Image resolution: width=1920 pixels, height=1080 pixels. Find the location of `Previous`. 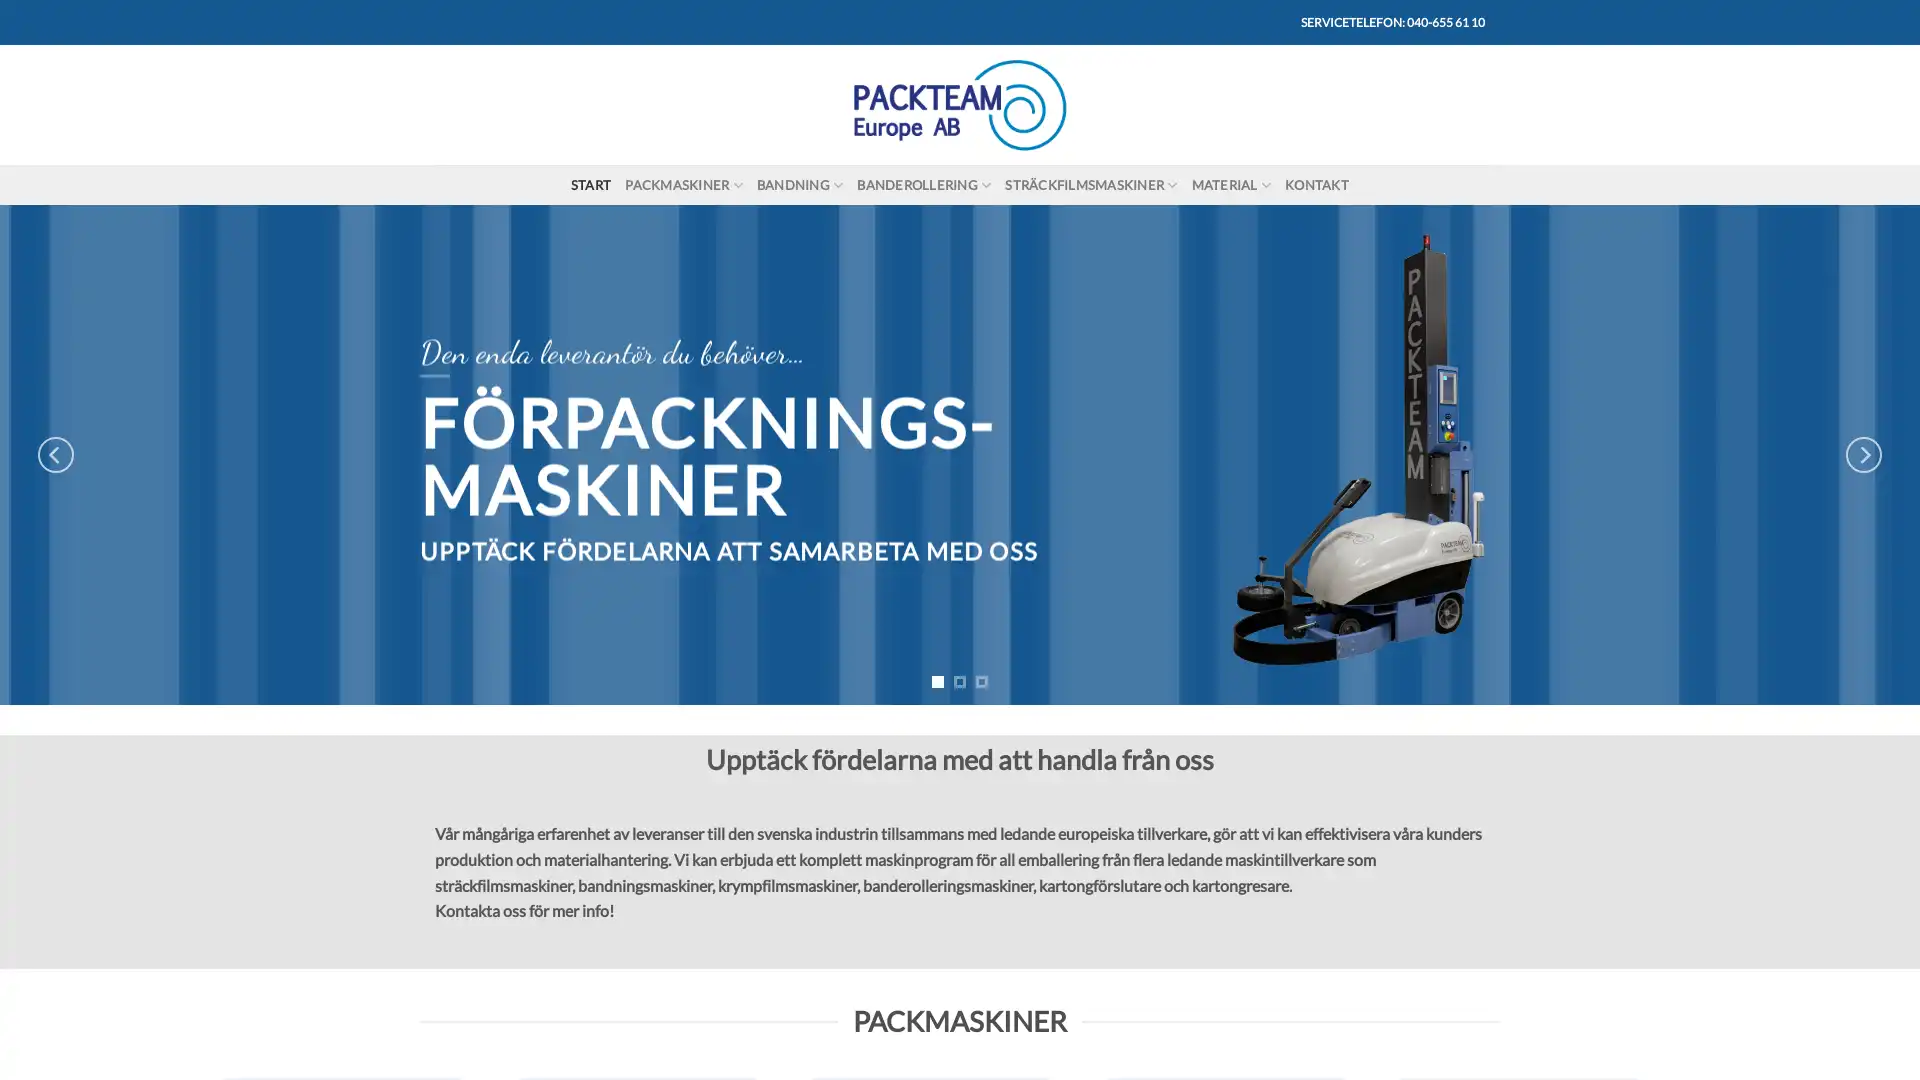

Previous is located at coordinates (56, 455).